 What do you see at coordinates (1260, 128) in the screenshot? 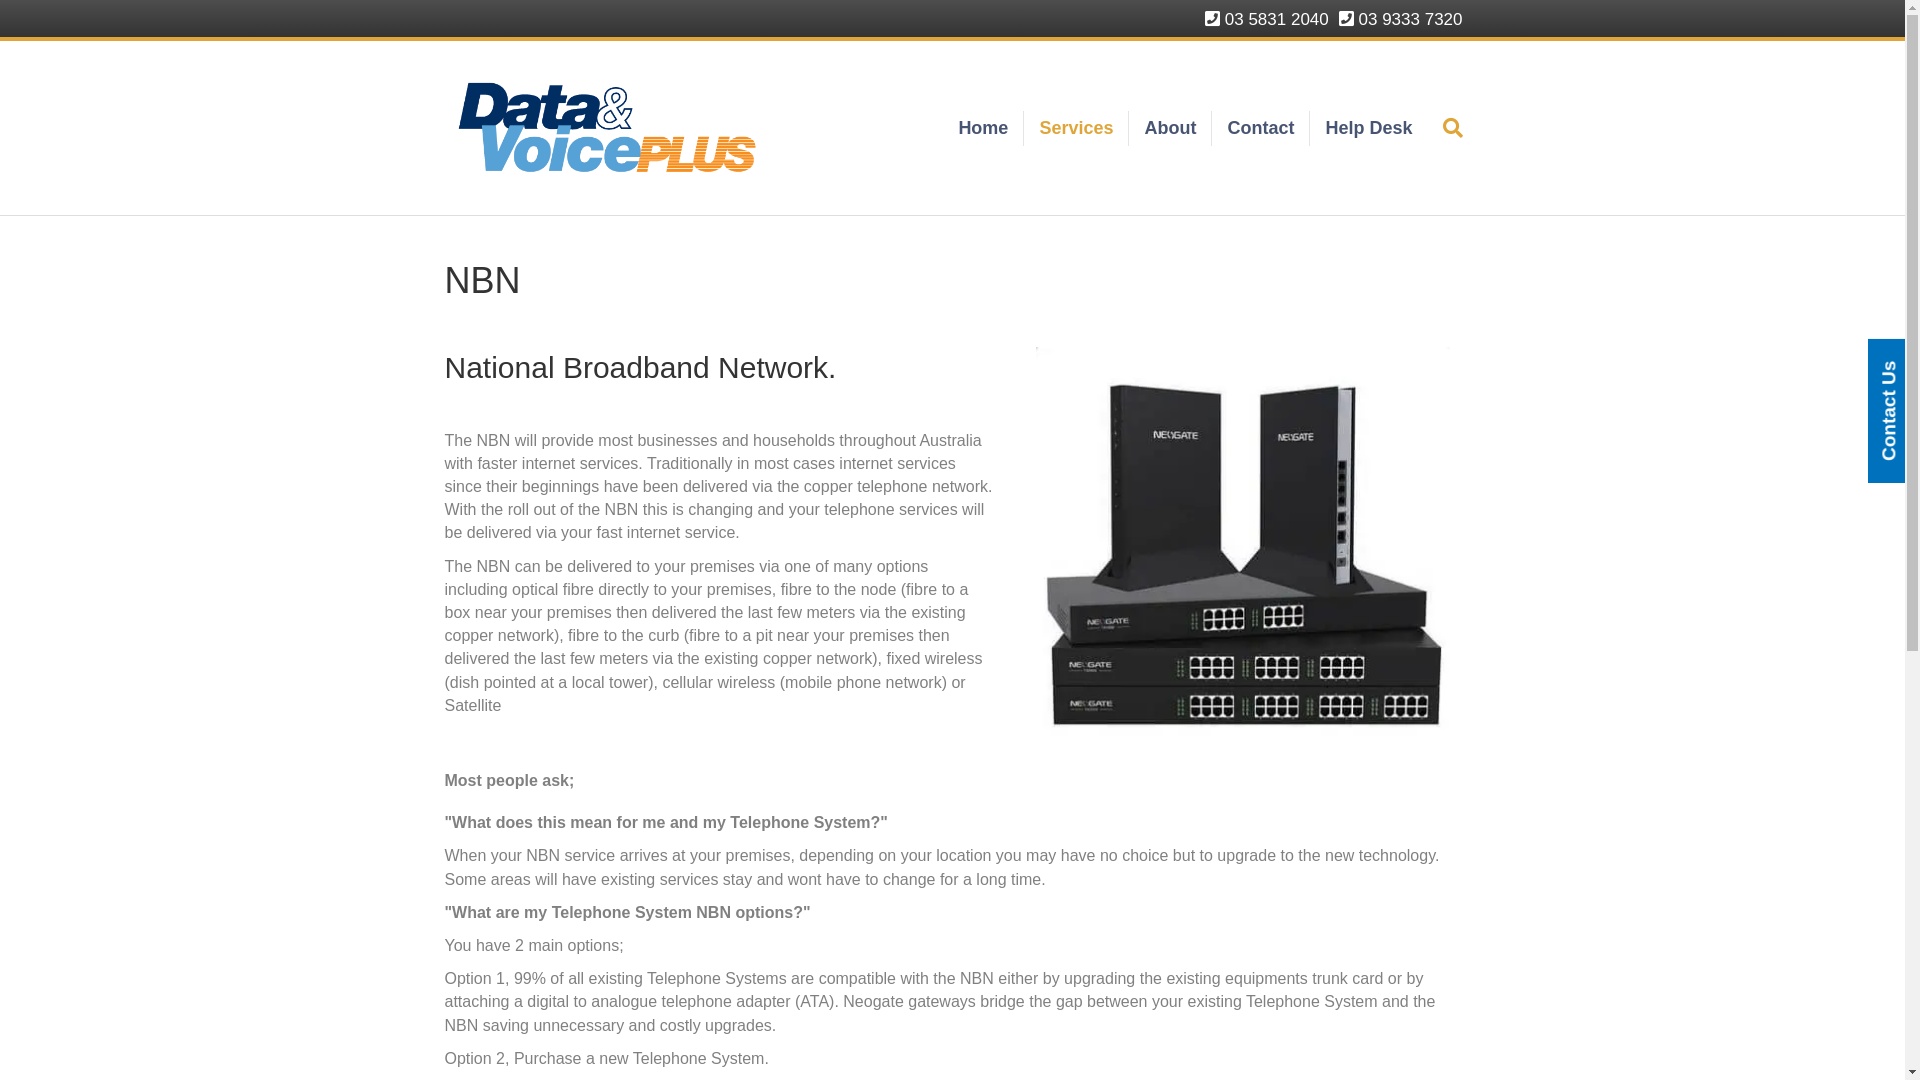
I see `'Contact'` at bounding box center [1260, 128].